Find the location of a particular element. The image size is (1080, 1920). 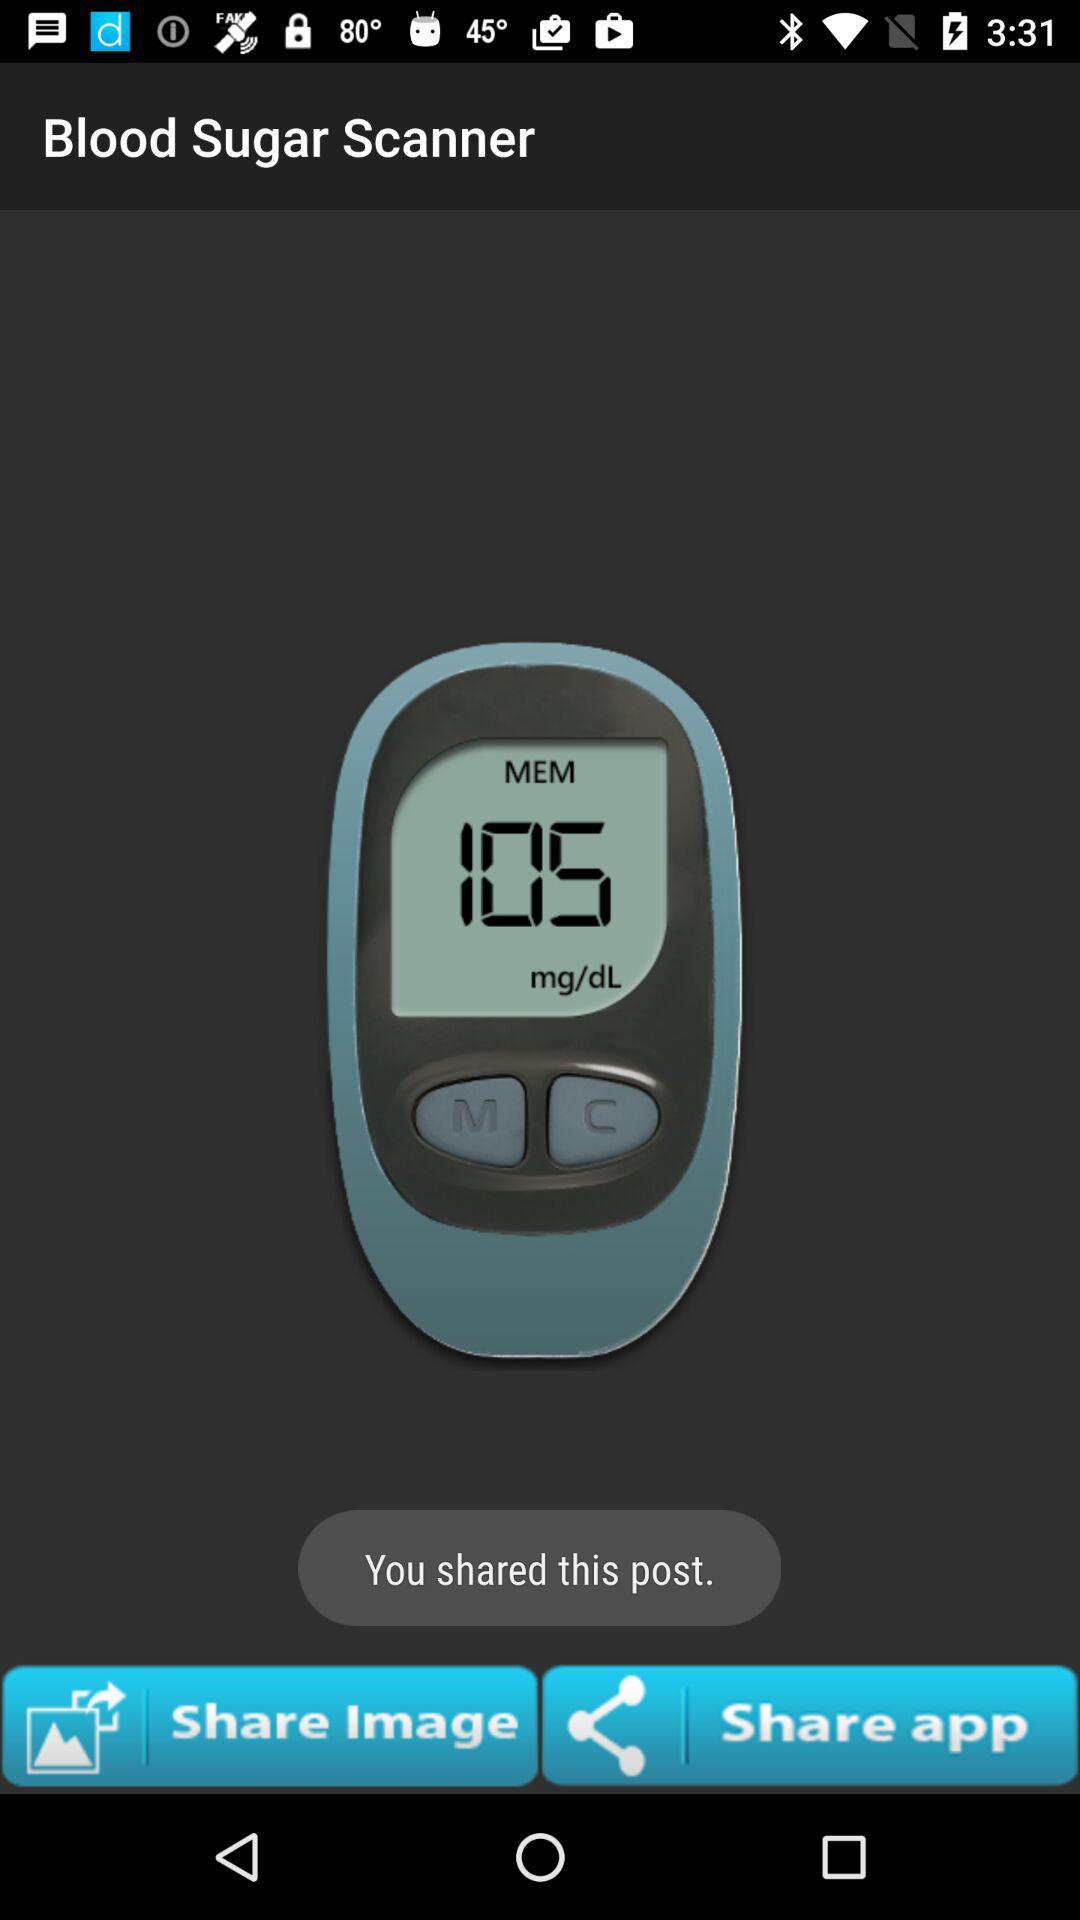

share app button is located at coordinates (810, 1724).